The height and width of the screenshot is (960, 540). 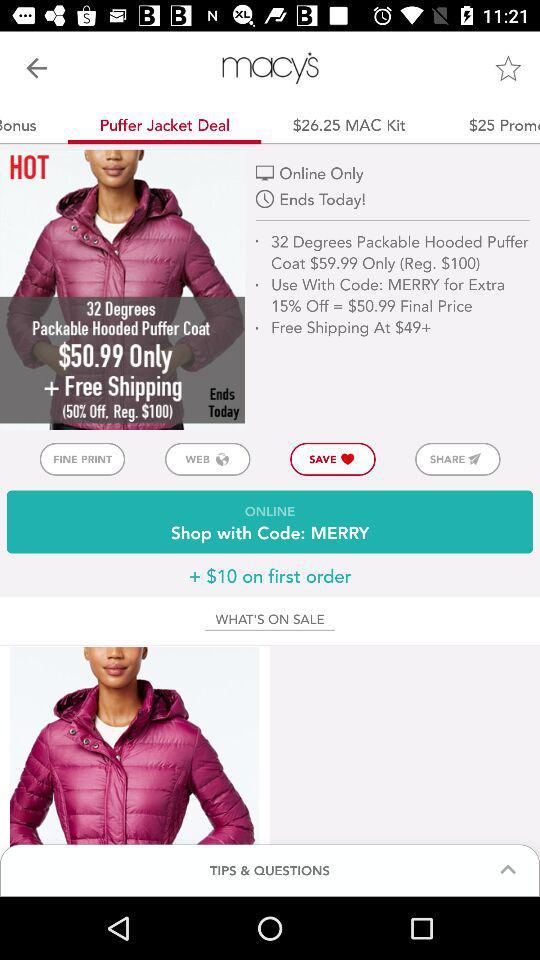 I want to click on the online shop with, so click(x=270, y=521).